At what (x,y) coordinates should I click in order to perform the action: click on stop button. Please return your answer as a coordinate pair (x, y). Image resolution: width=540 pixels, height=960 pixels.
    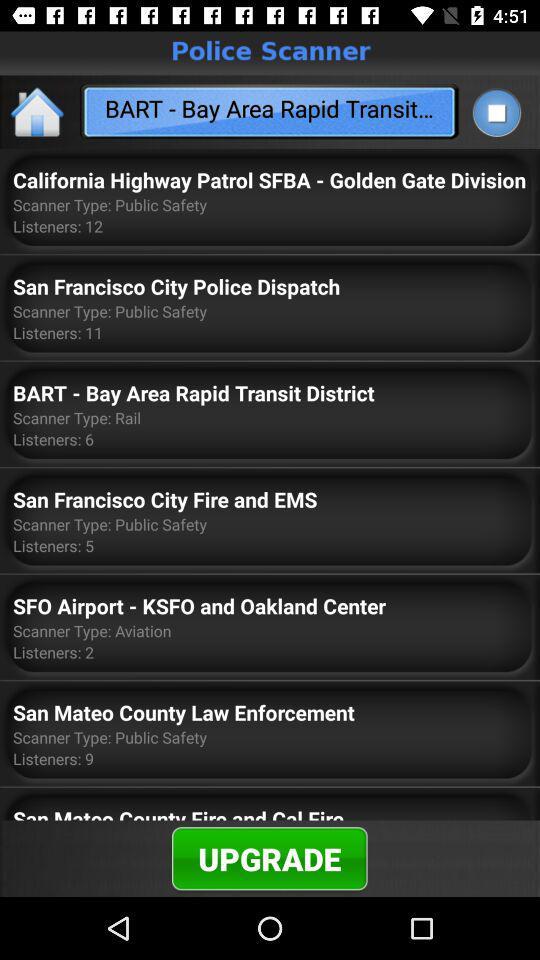
    Looking at the image, I should click on (495, 112).